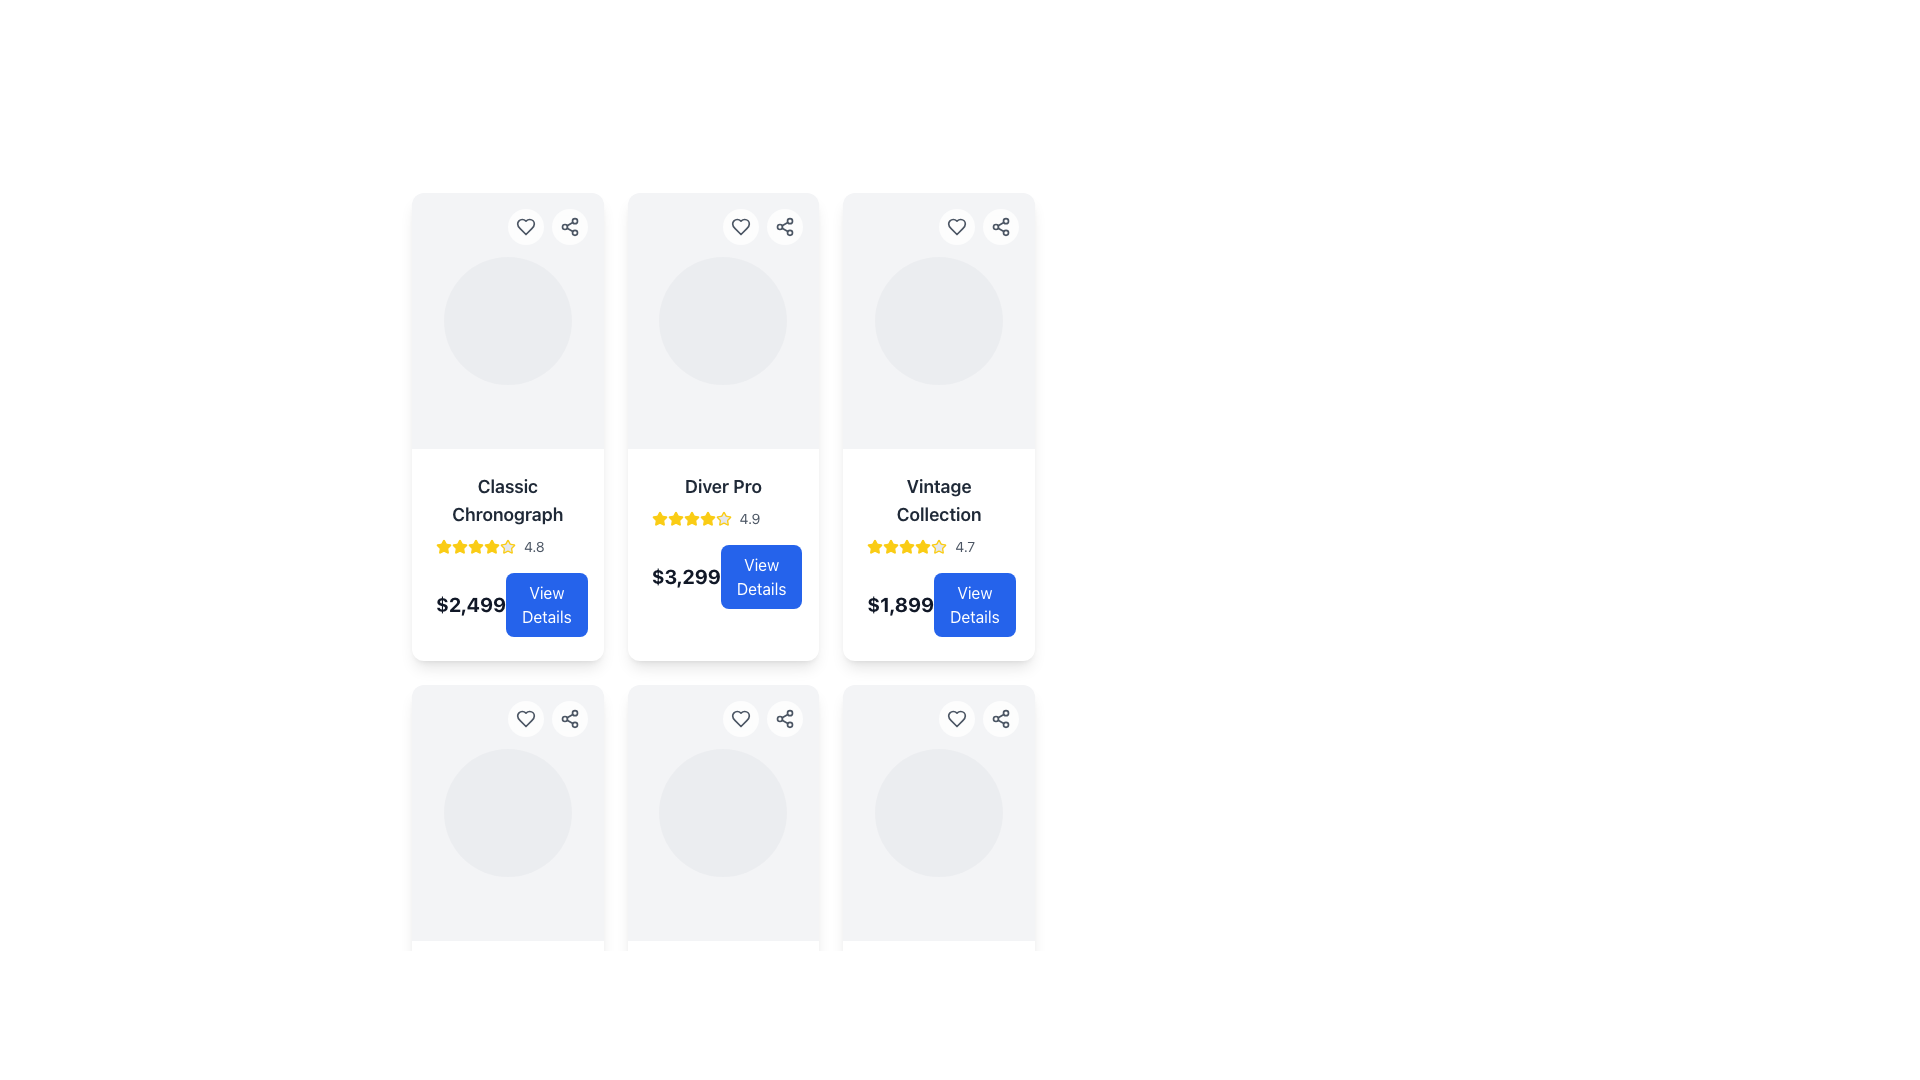 The height and width of the screenshot is (1080, 1920). I want to click on the fifth star in the rating system beneath the 'Diver Pro' product card to rate it, so click(691, 518).